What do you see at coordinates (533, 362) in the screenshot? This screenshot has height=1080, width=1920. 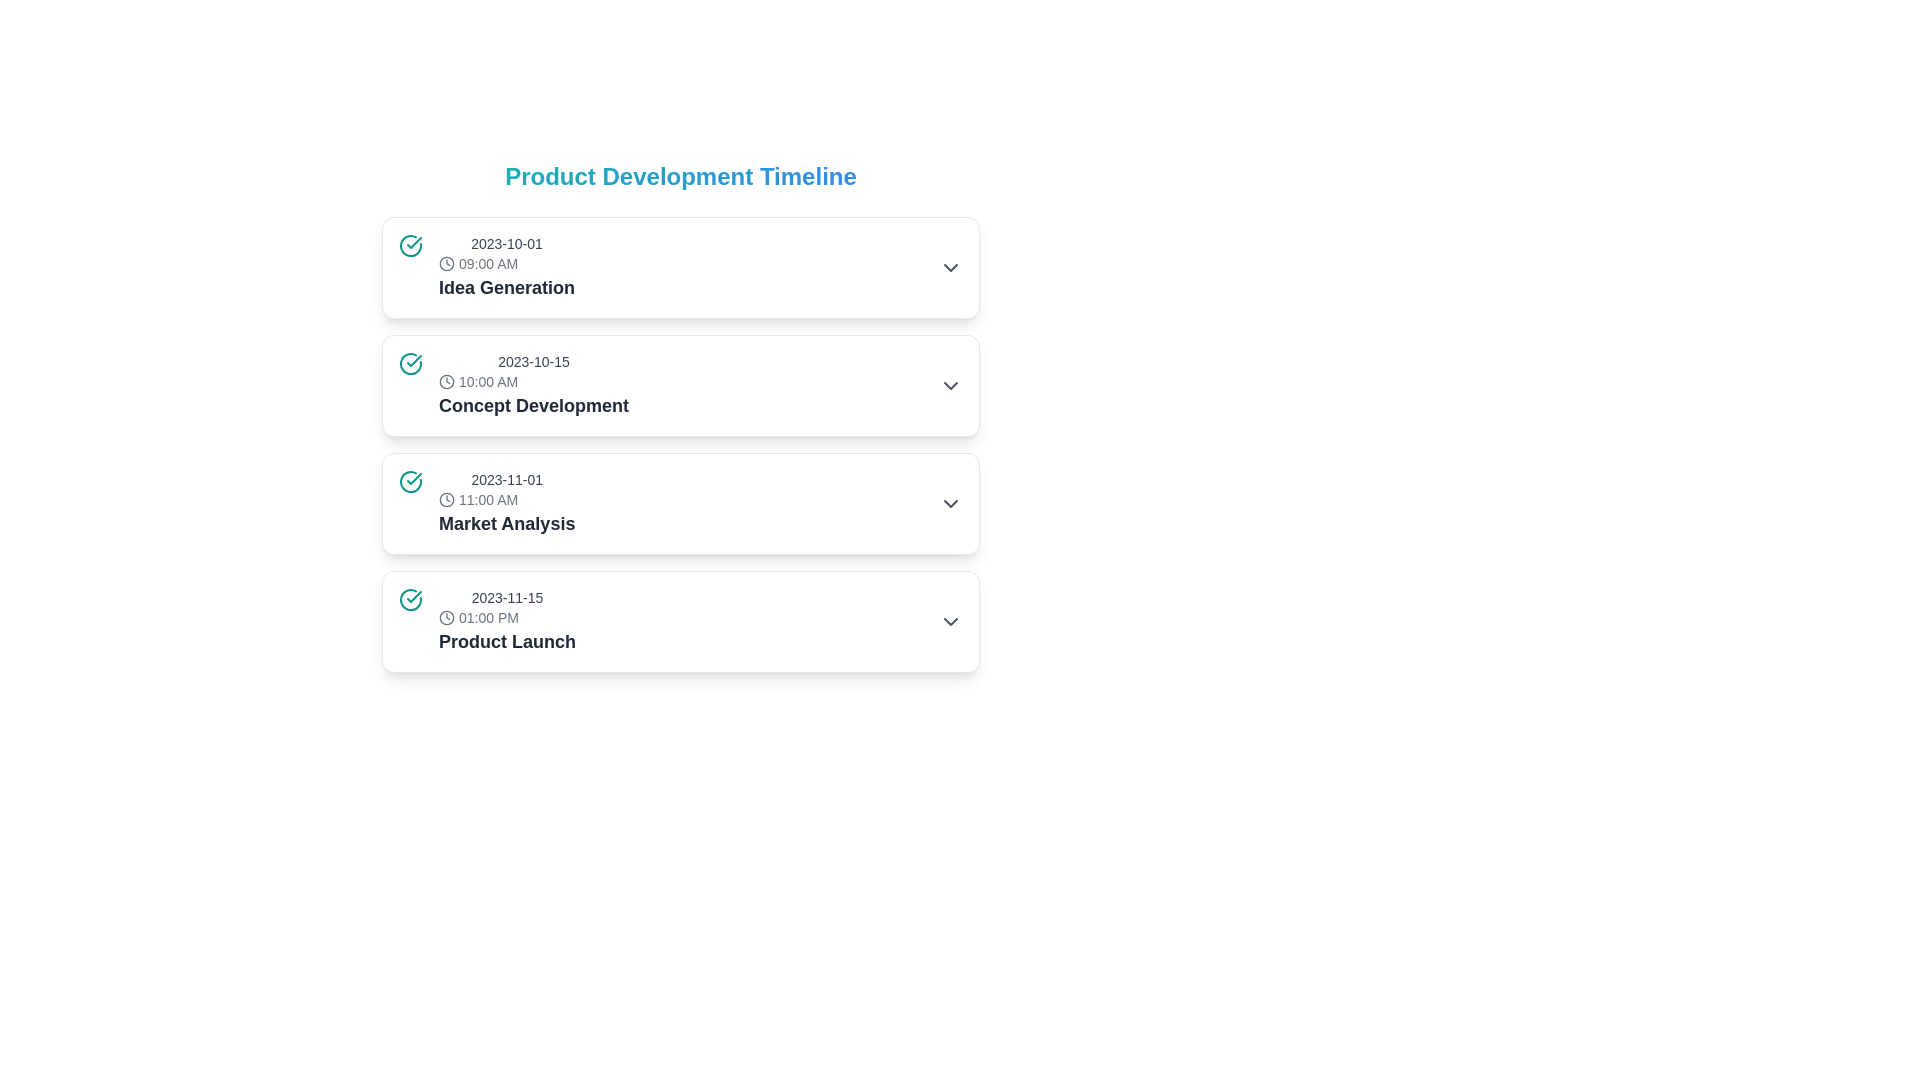 I see `the text label displaying the date '2023-10-15', which is styled in a small gray font and positioned above the time entry '10:00 AM' in the timeline structure` at bounding box center [533, 362].